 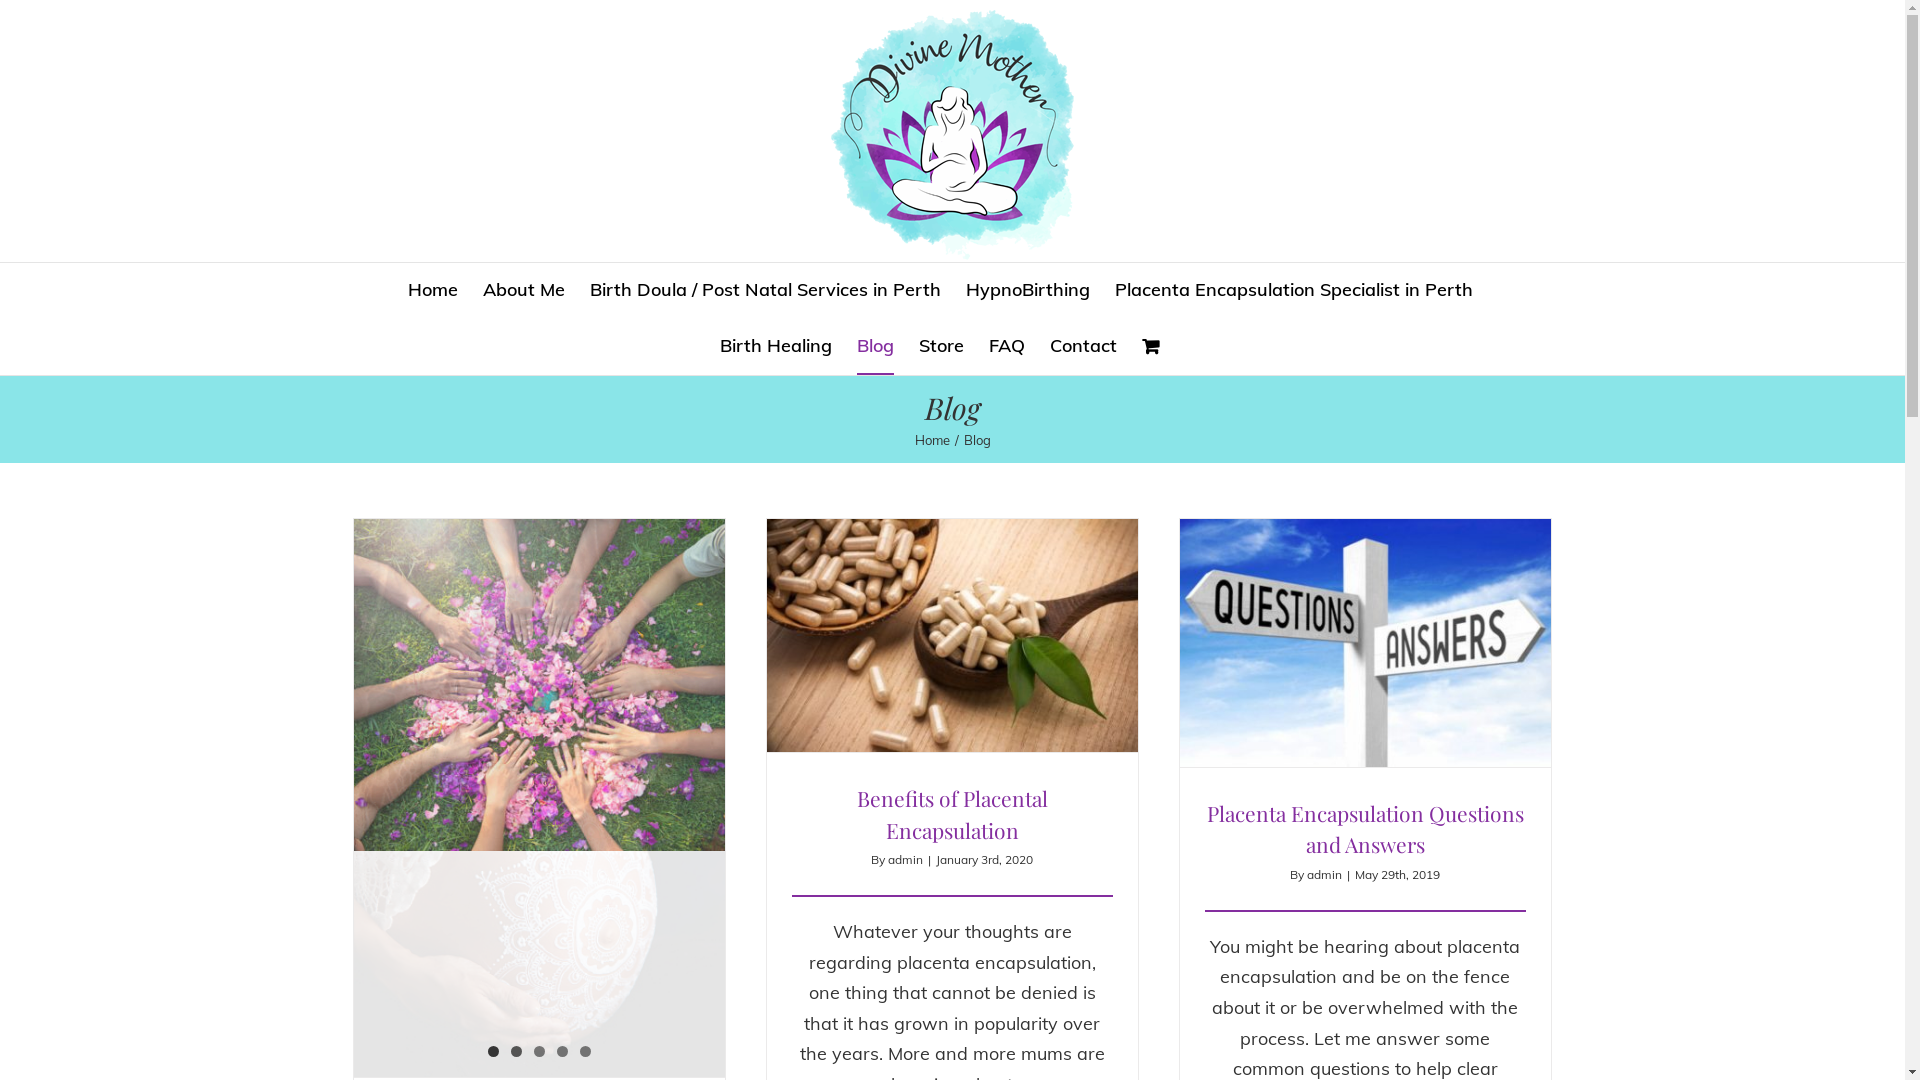 I want to click on 'Home', so click(x=930, y=438).